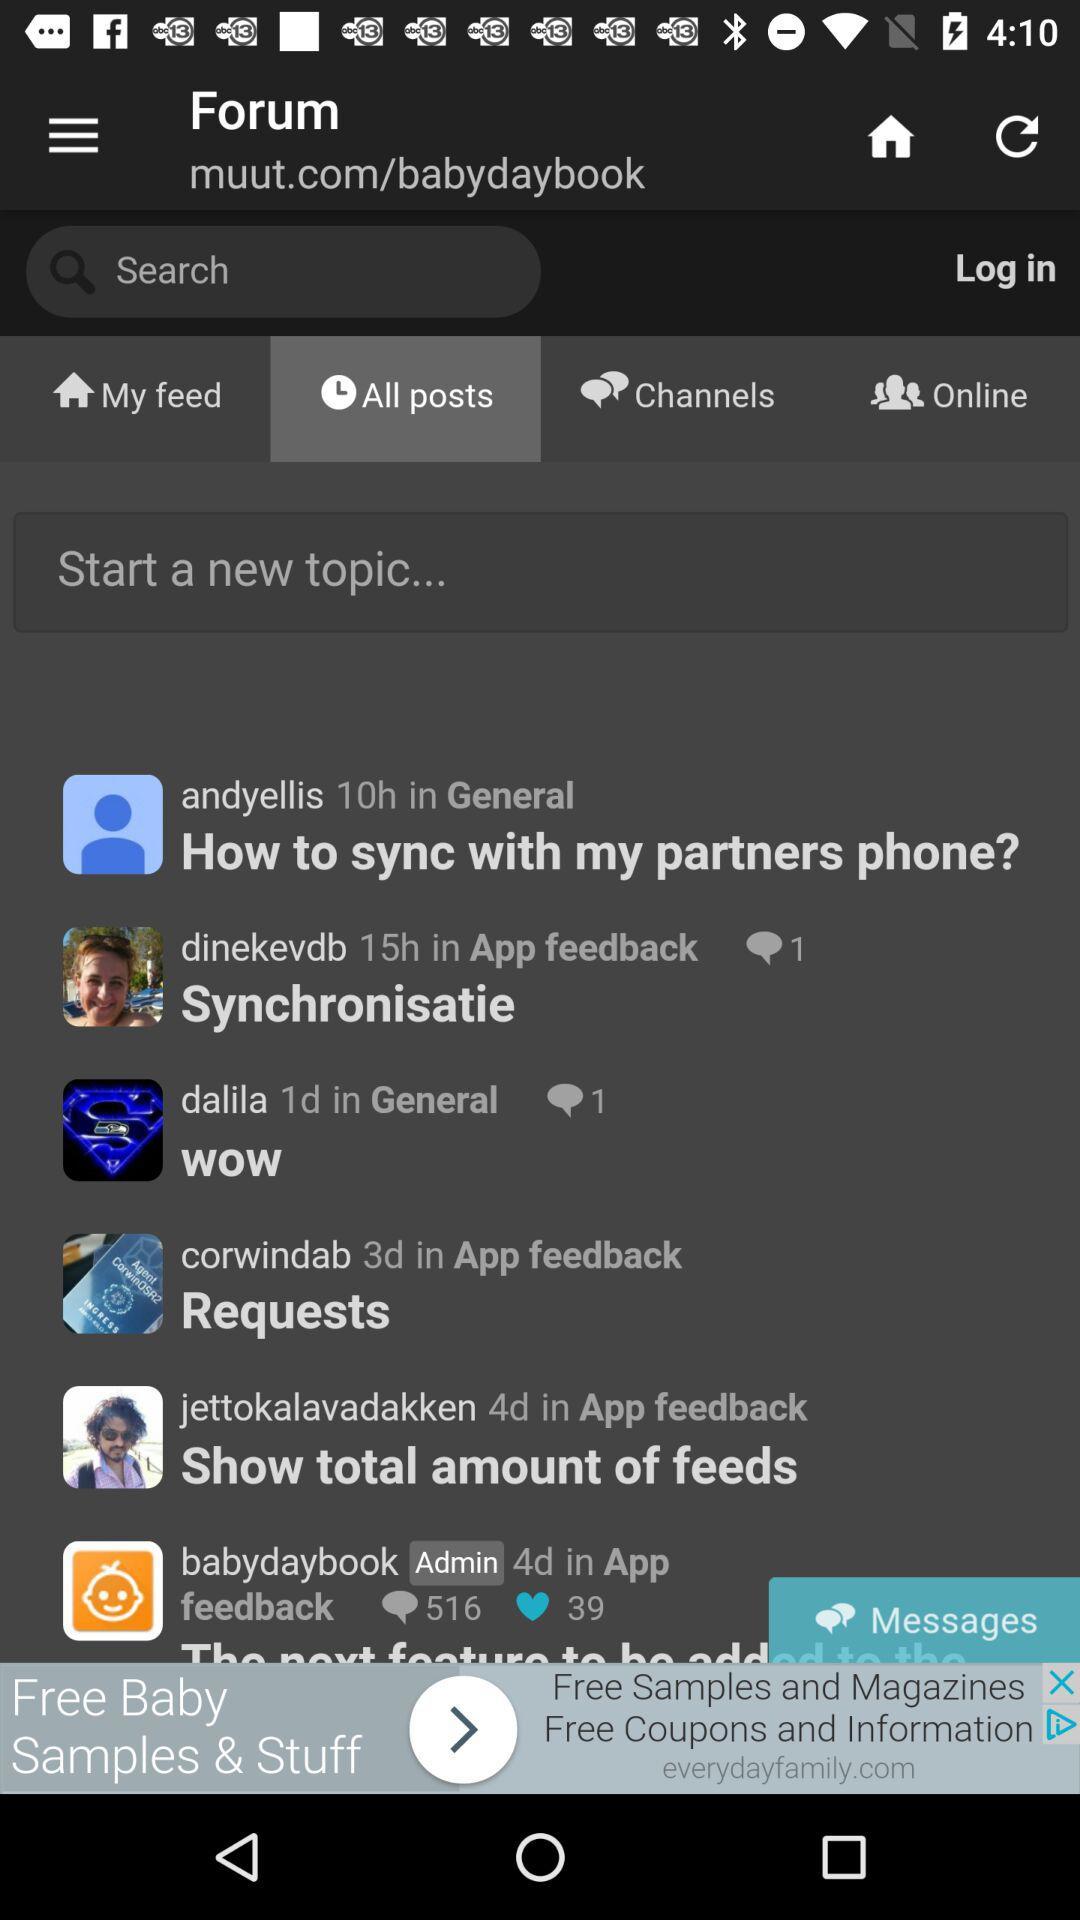 Image resolution: width=1080 pixels, height=1920 pixels. Describe the element at coordinates (540, 1727) in the screenshot. I see `view advertisements options` at that location.